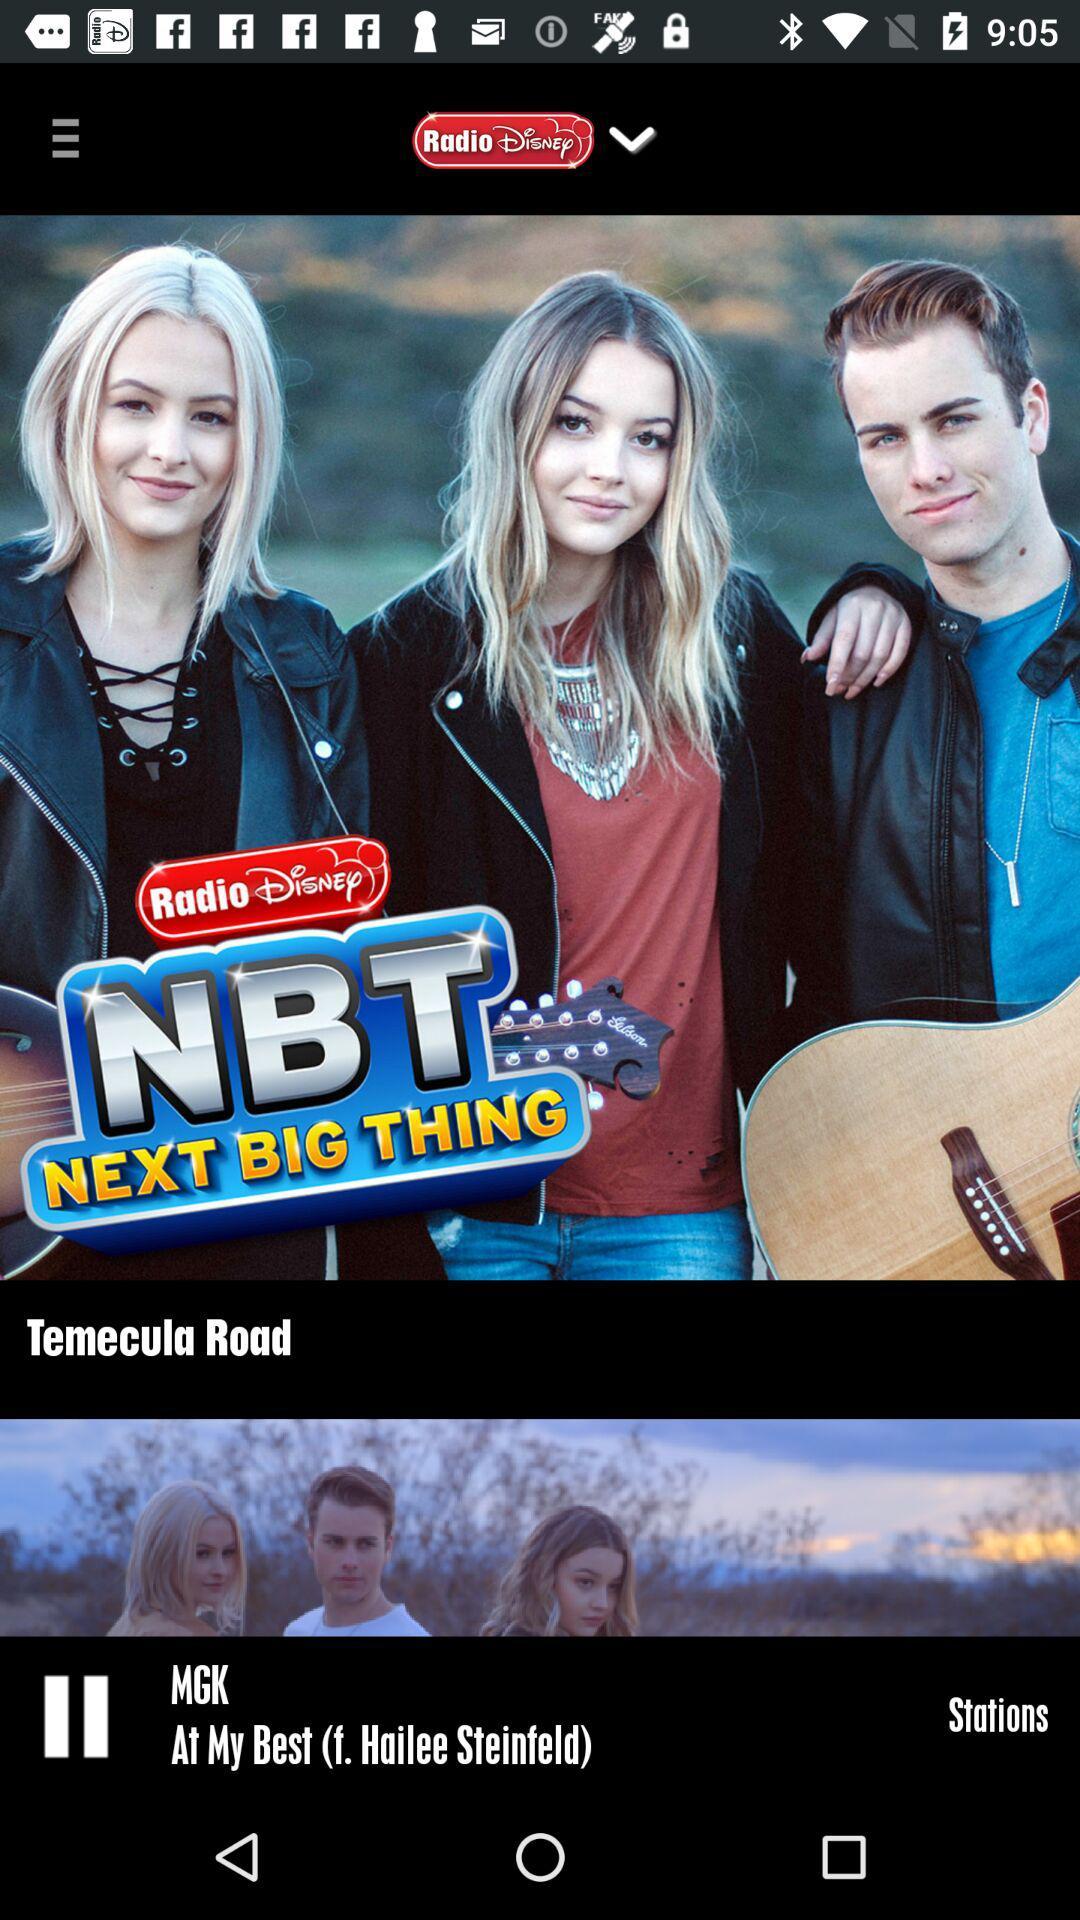  What do you see at coordinates (998, 1713) in the screenshot?
I see `icon next to the mgk icon` at bounding box center [998, 1713].